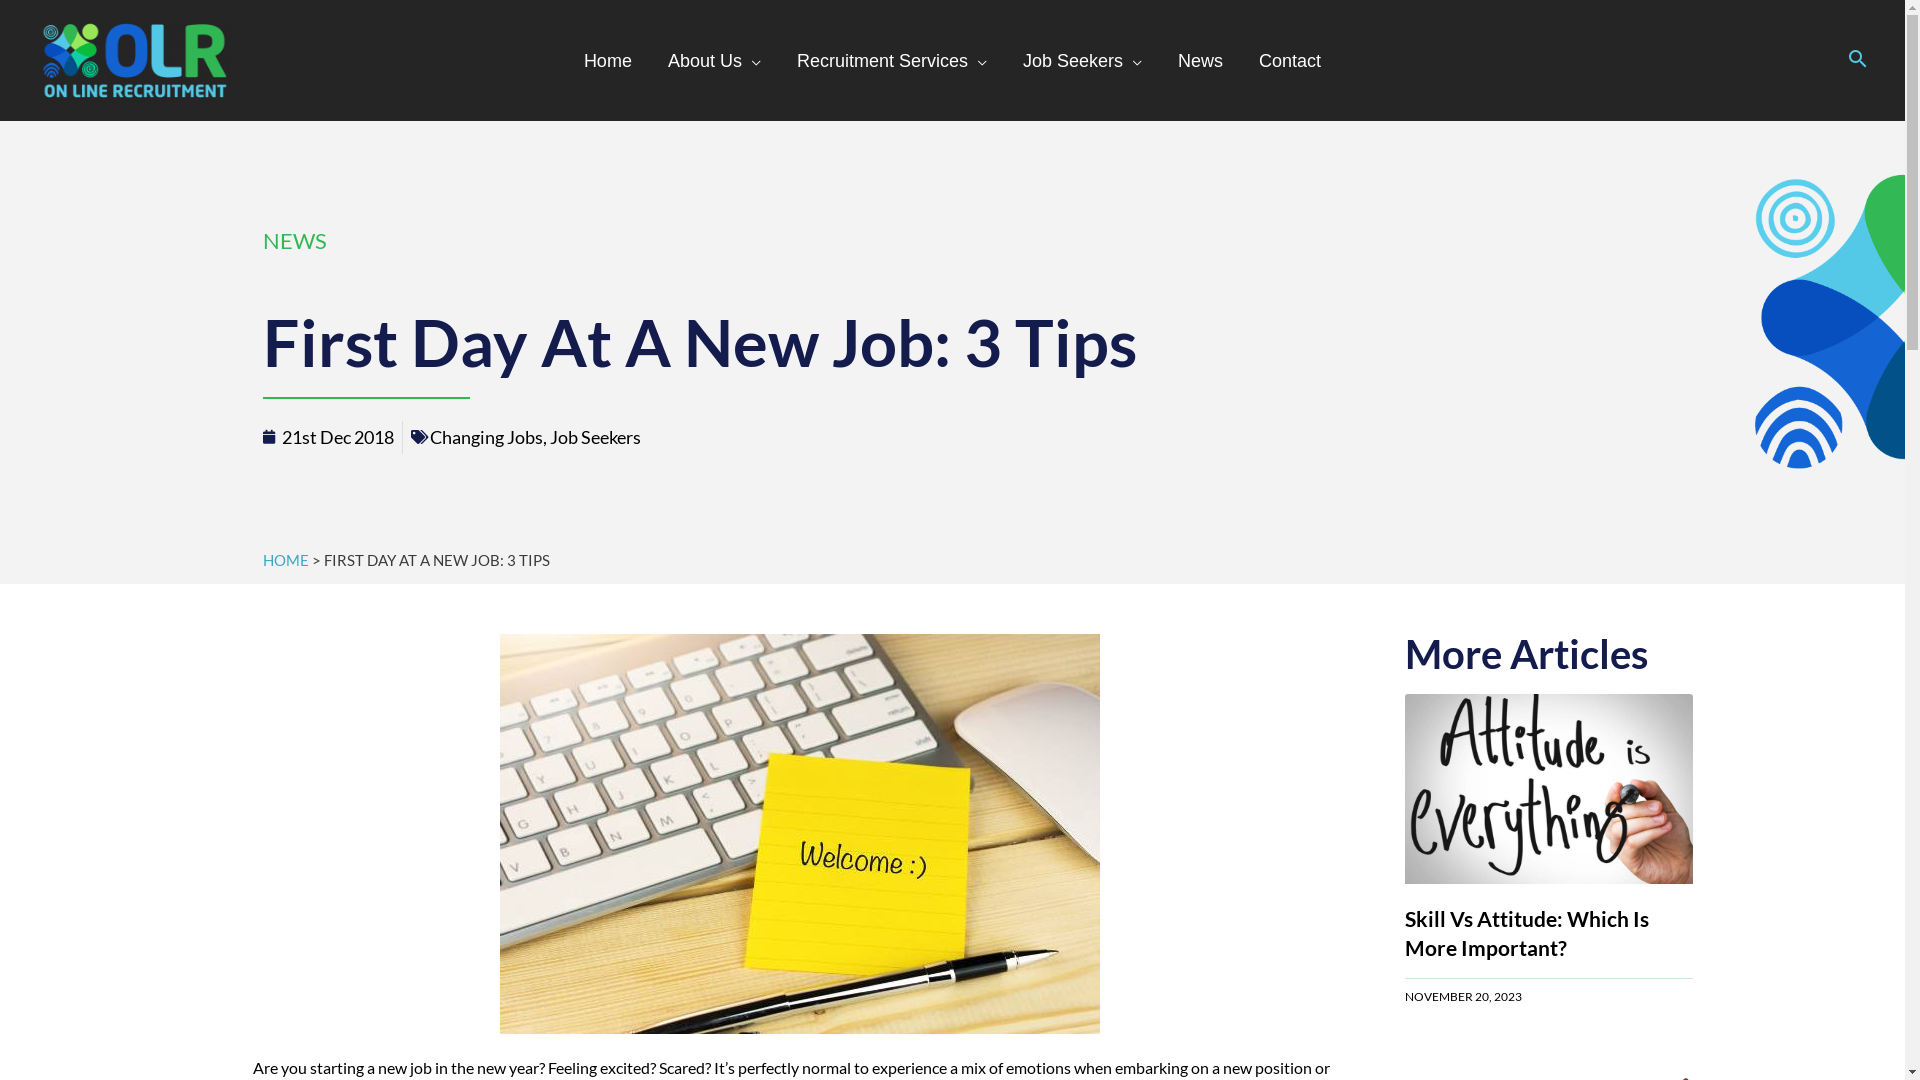 The height and width of the screenshot is (1080, 1920). I want to click on 'Contact', so click(1290, 60).